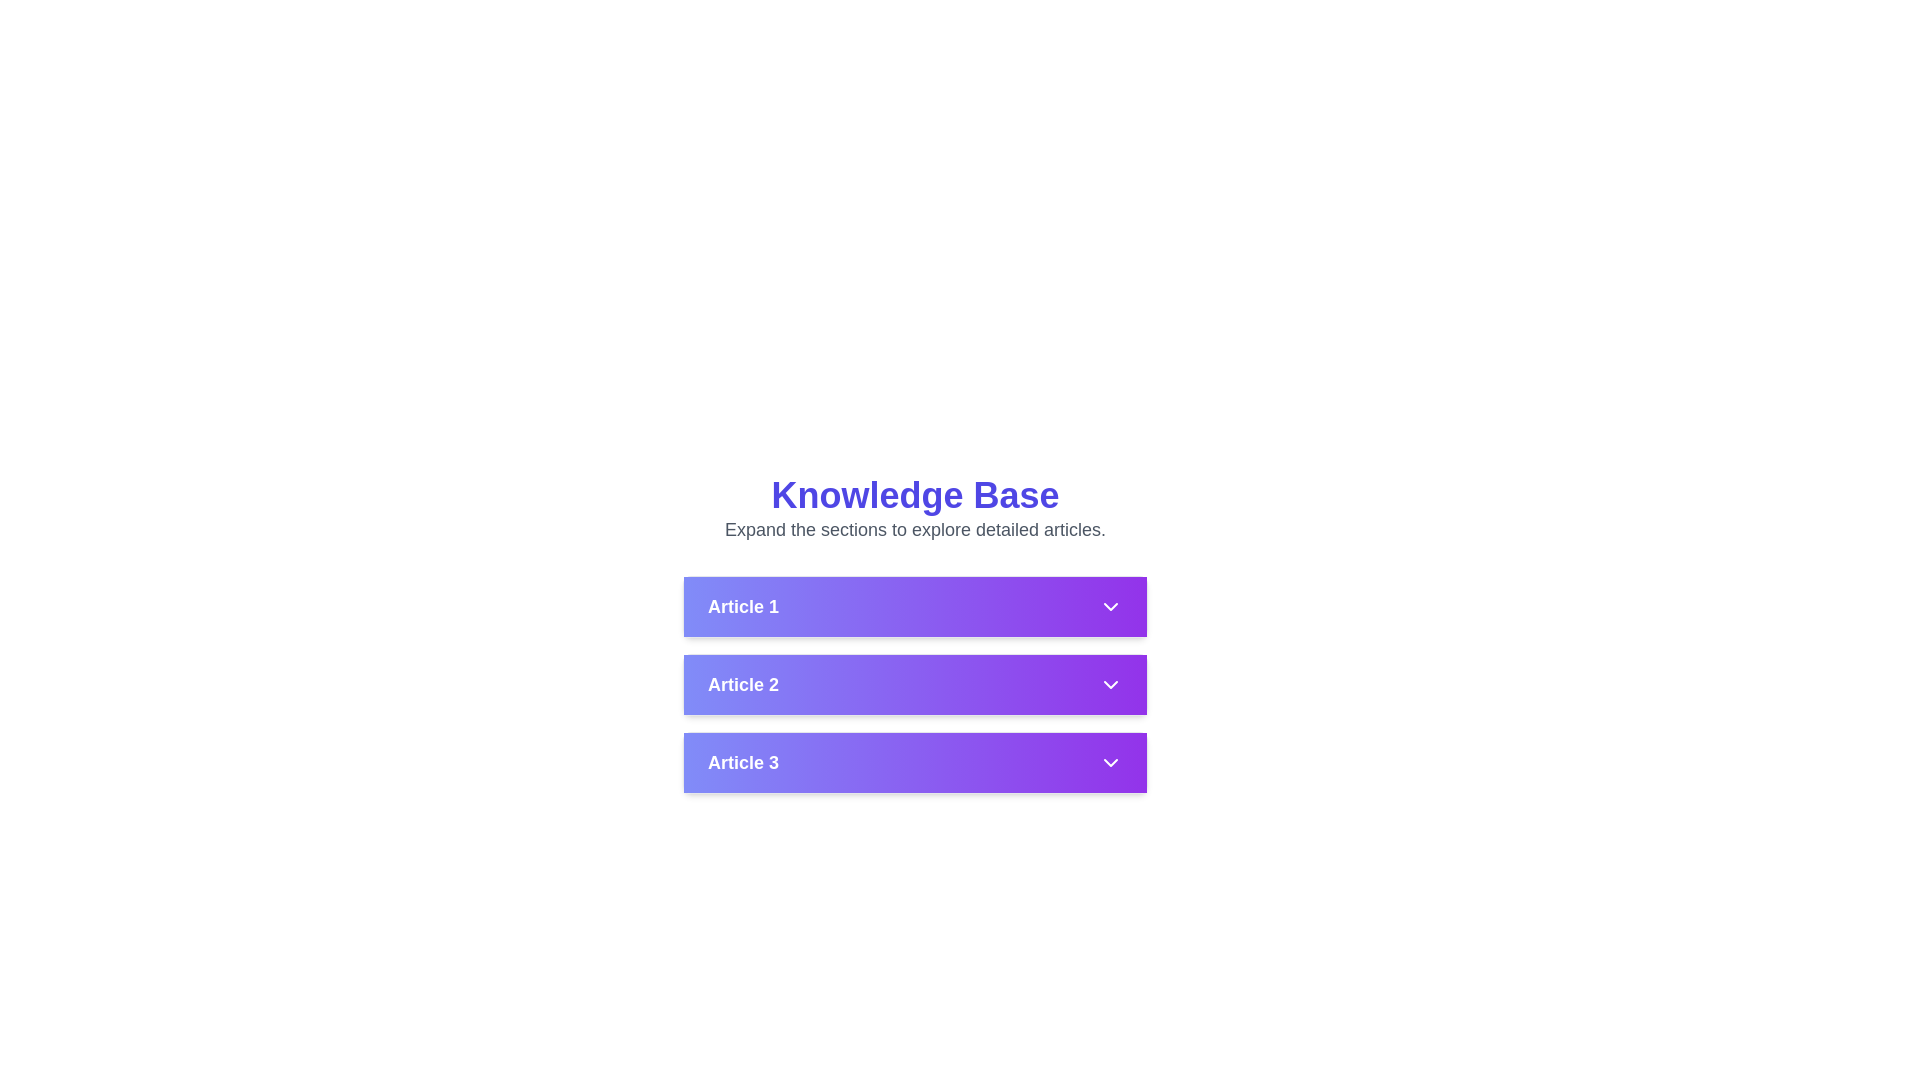 The width and height of the screenshot is (1920, 1080). Describe the element at coordinates (1109, 605) in the screenshot. I see `the downward-pointing chevron arrow icon styled in white` at that location.